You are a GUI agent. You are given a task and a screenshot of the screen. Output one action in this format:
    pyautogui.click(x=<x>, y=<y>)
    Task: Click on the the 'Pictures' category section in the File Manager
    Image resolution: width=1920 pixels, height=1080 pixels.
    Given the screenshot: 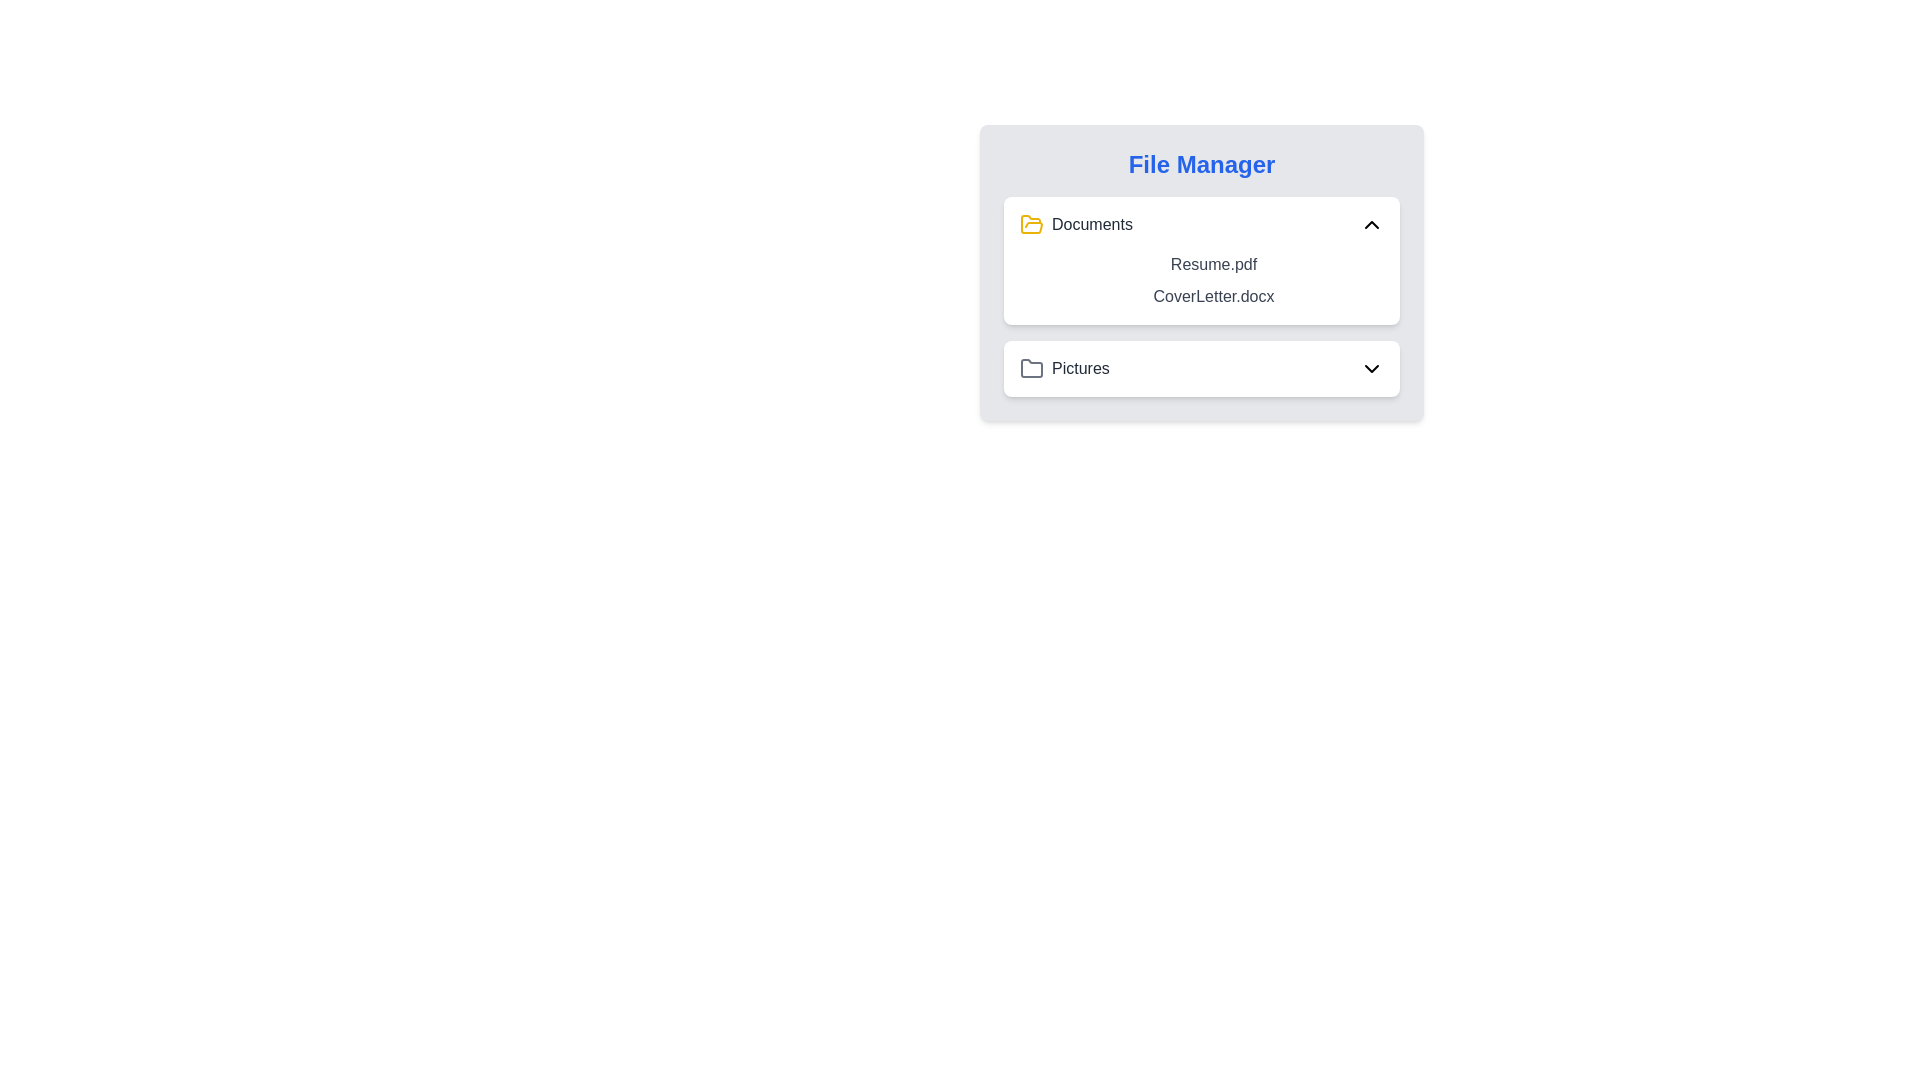 What is the action you would take?
    pyautogui.click(x=1200, y=369)
    